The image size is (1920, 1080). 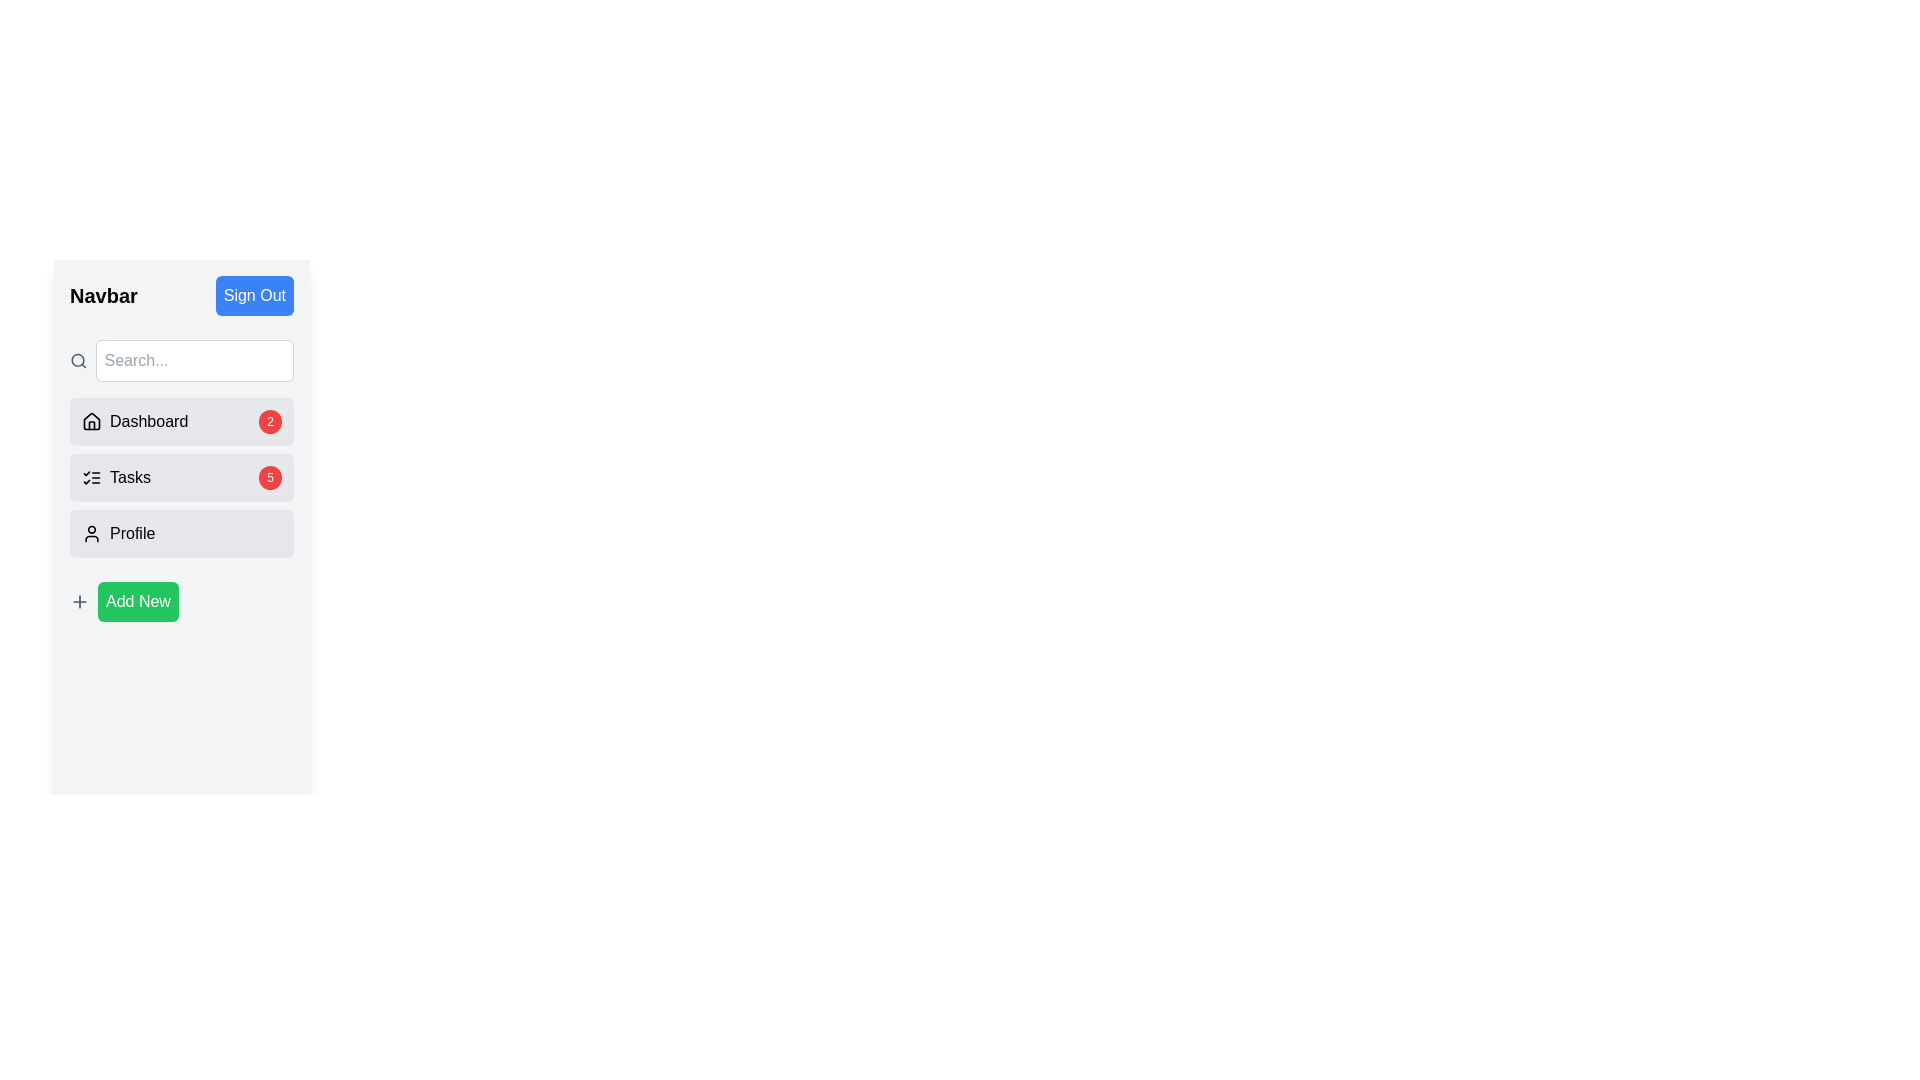 What do you see at coordinates (77, 360) in the screenshot?
I see `the circular part of the magnifying glass icon located to the left of the search input field in the sidebar under the label 'Navbar'` at bounding box center [77, 360].